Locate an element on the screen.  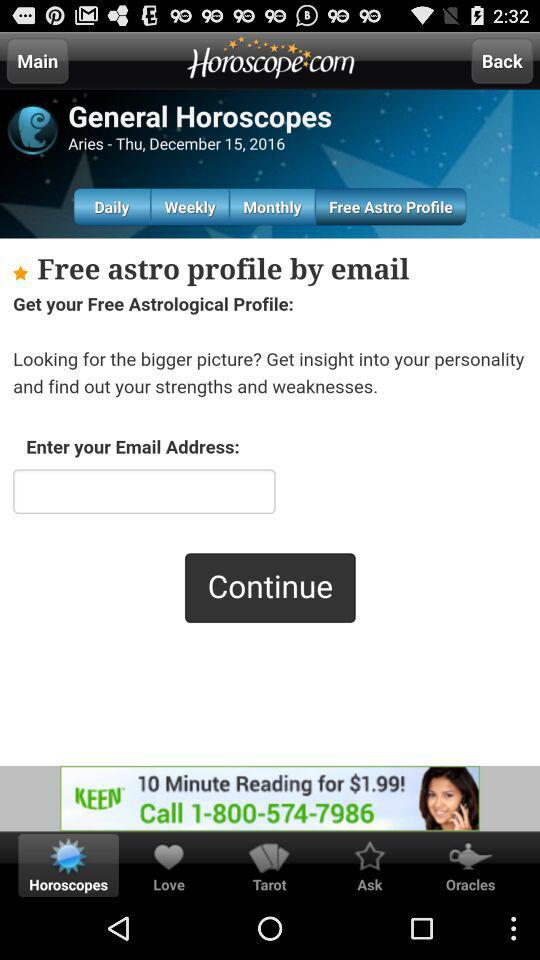
opens a advertisement is located at coordinates (270, 798).